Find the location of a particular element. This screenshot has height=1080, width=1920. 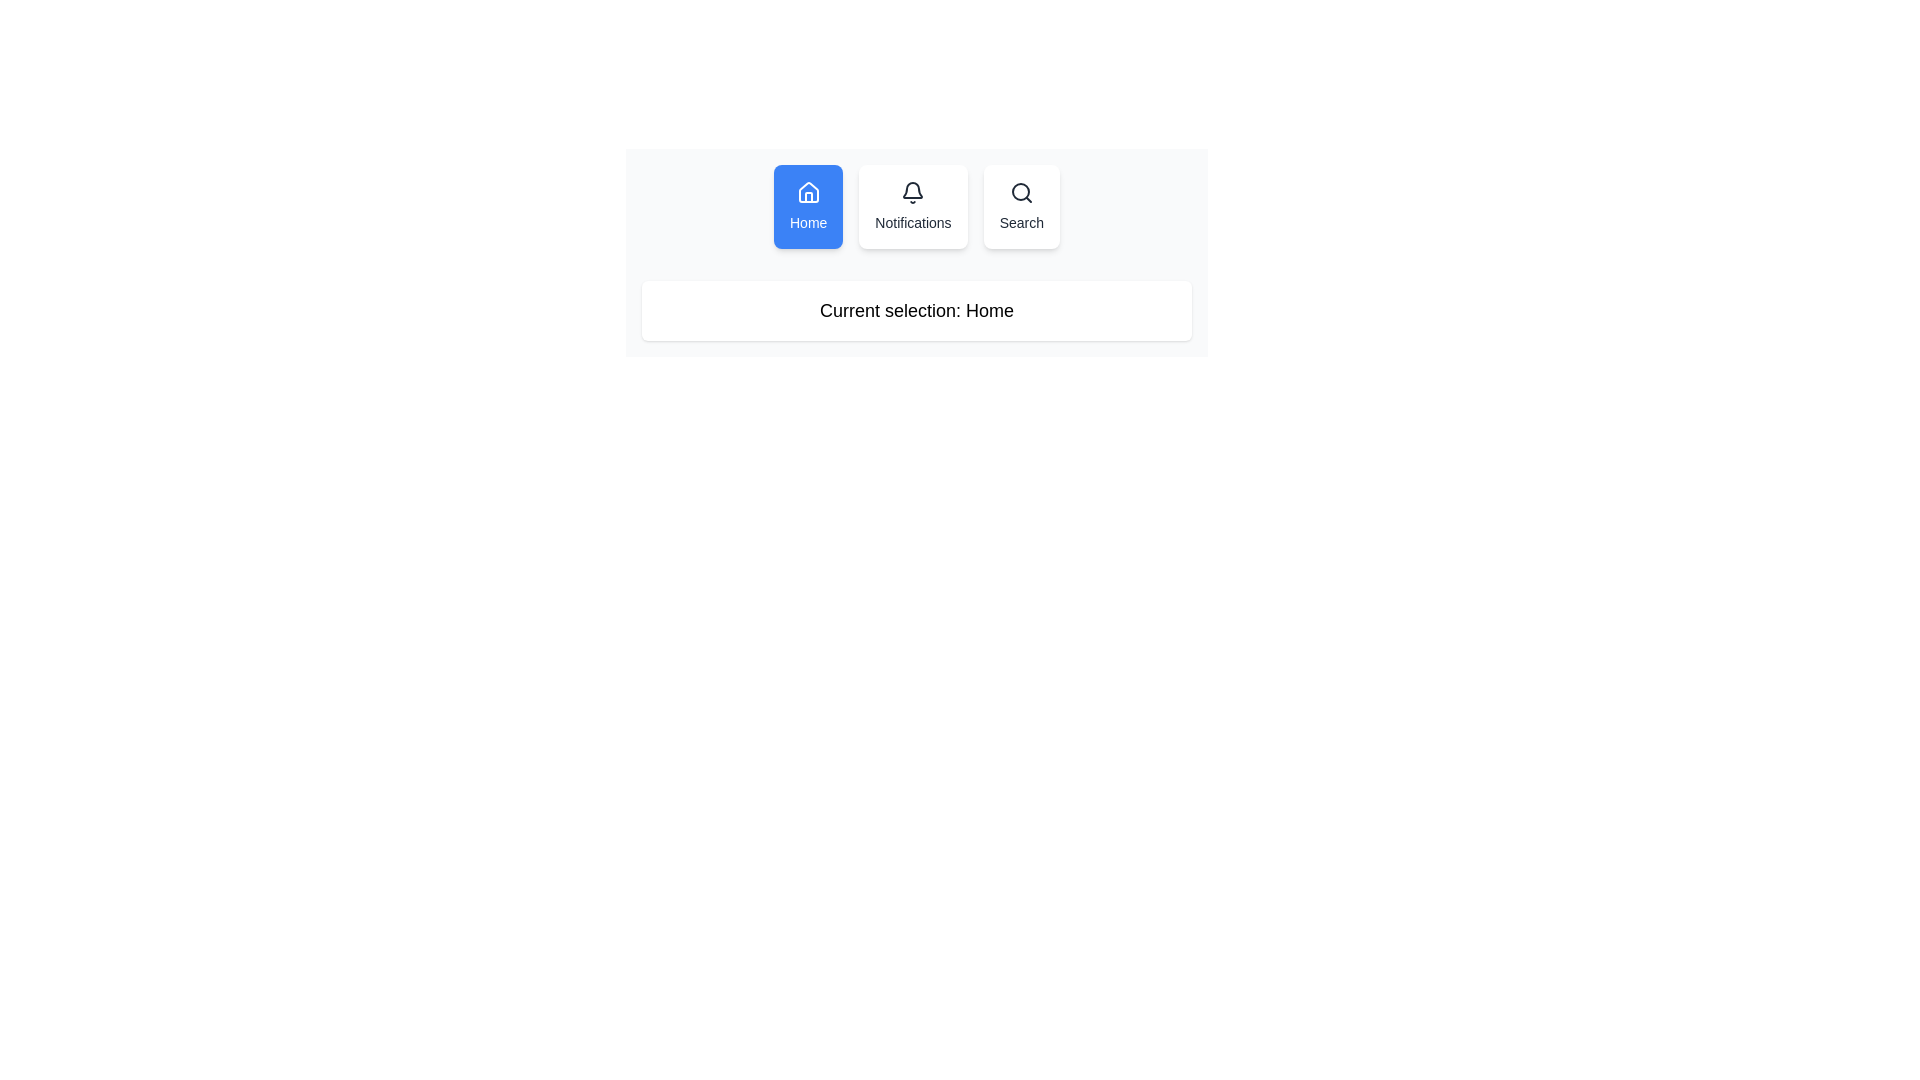

the 'Search' button, which features a magnifying glass icon and is the third item in a horizontal menu is located at coordinates (1021, 207).